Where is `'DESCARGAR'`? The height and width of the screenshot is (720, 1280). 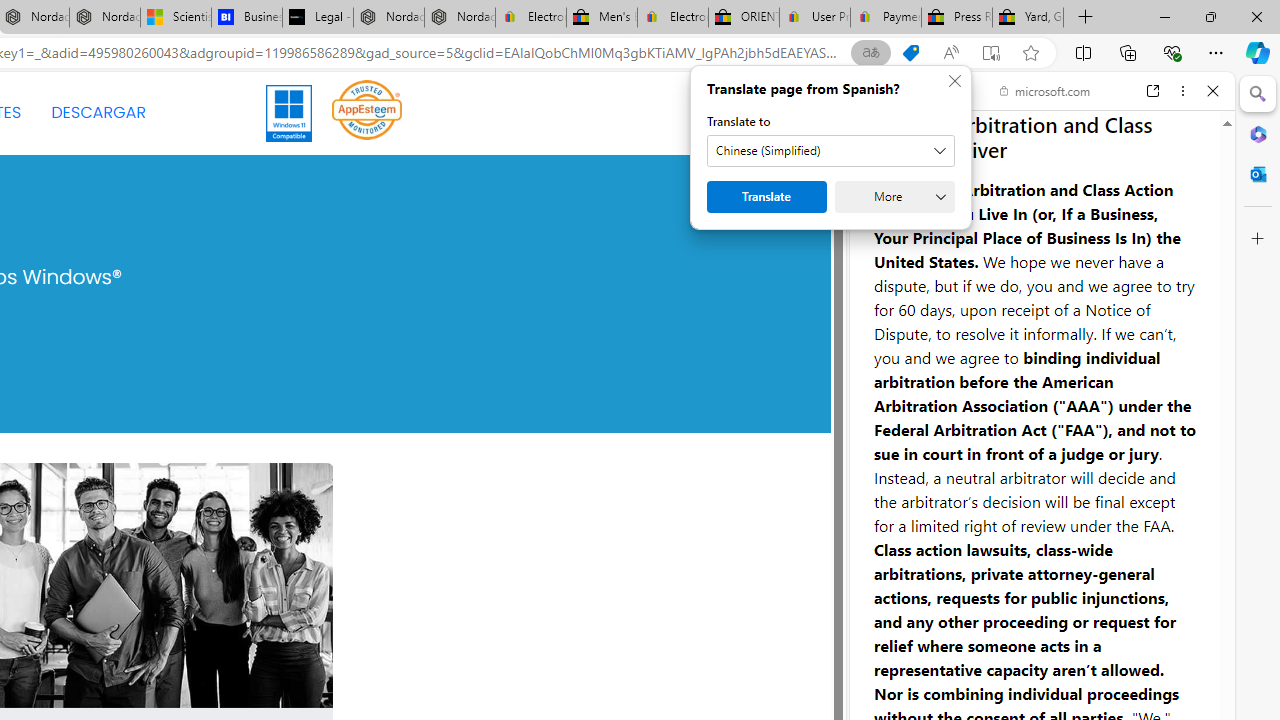
'DESCARGAR' is located at coordinates (97, 113).